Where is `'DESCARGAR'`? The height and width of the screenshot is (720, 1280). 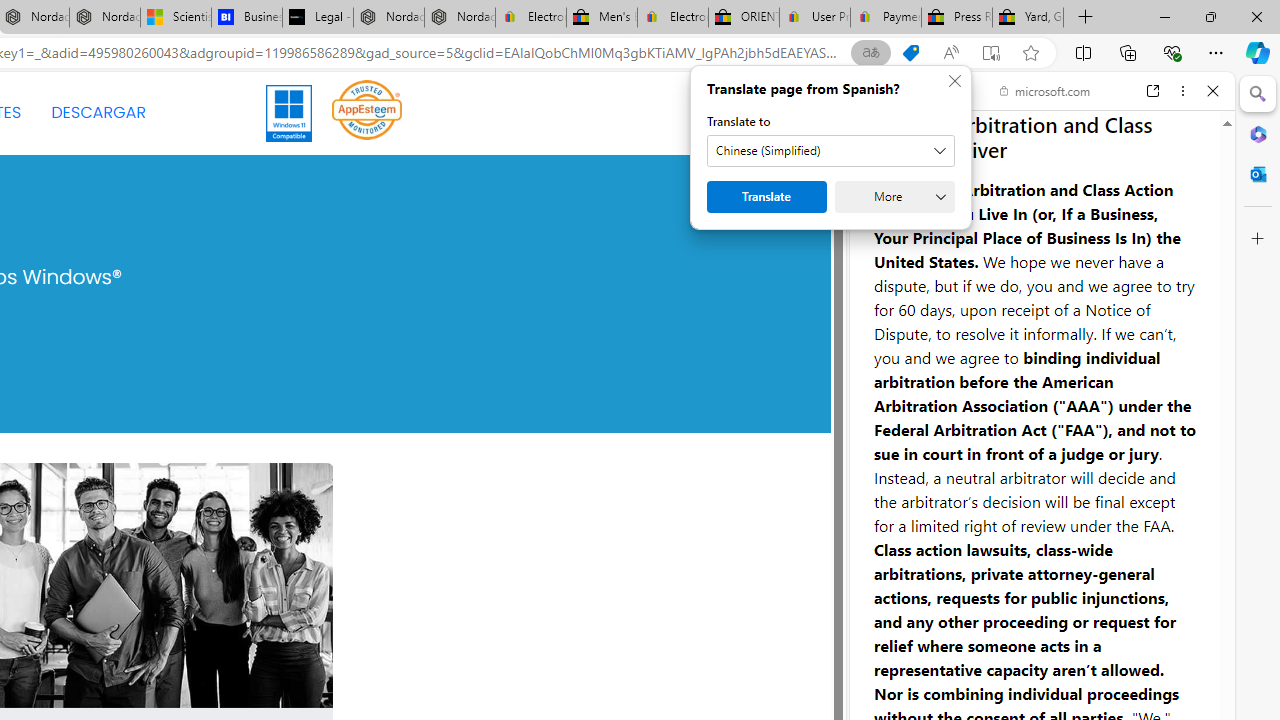
'DESCARGAR' is located at coordinates (97, 113).